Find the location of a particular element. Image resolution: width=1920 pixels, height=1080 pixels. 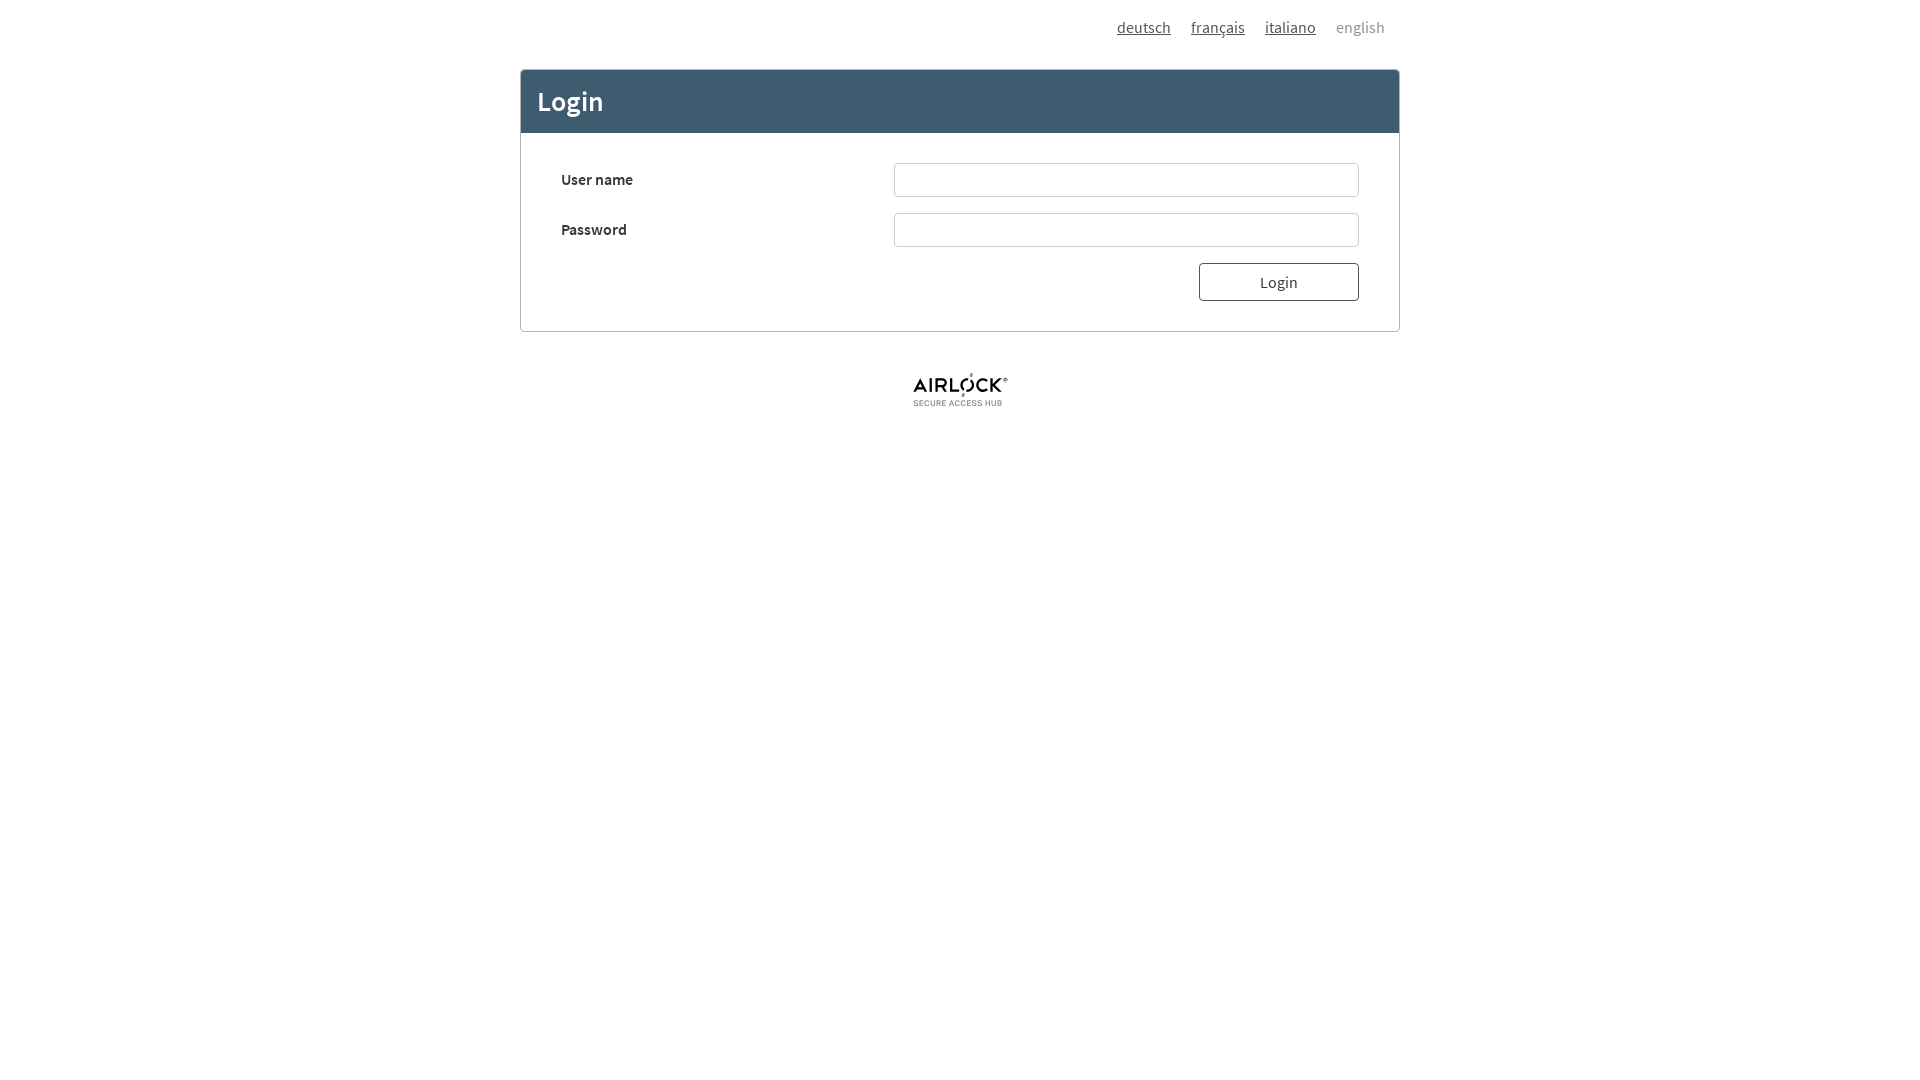

'italiano' is located at coordinates (1280, 27).